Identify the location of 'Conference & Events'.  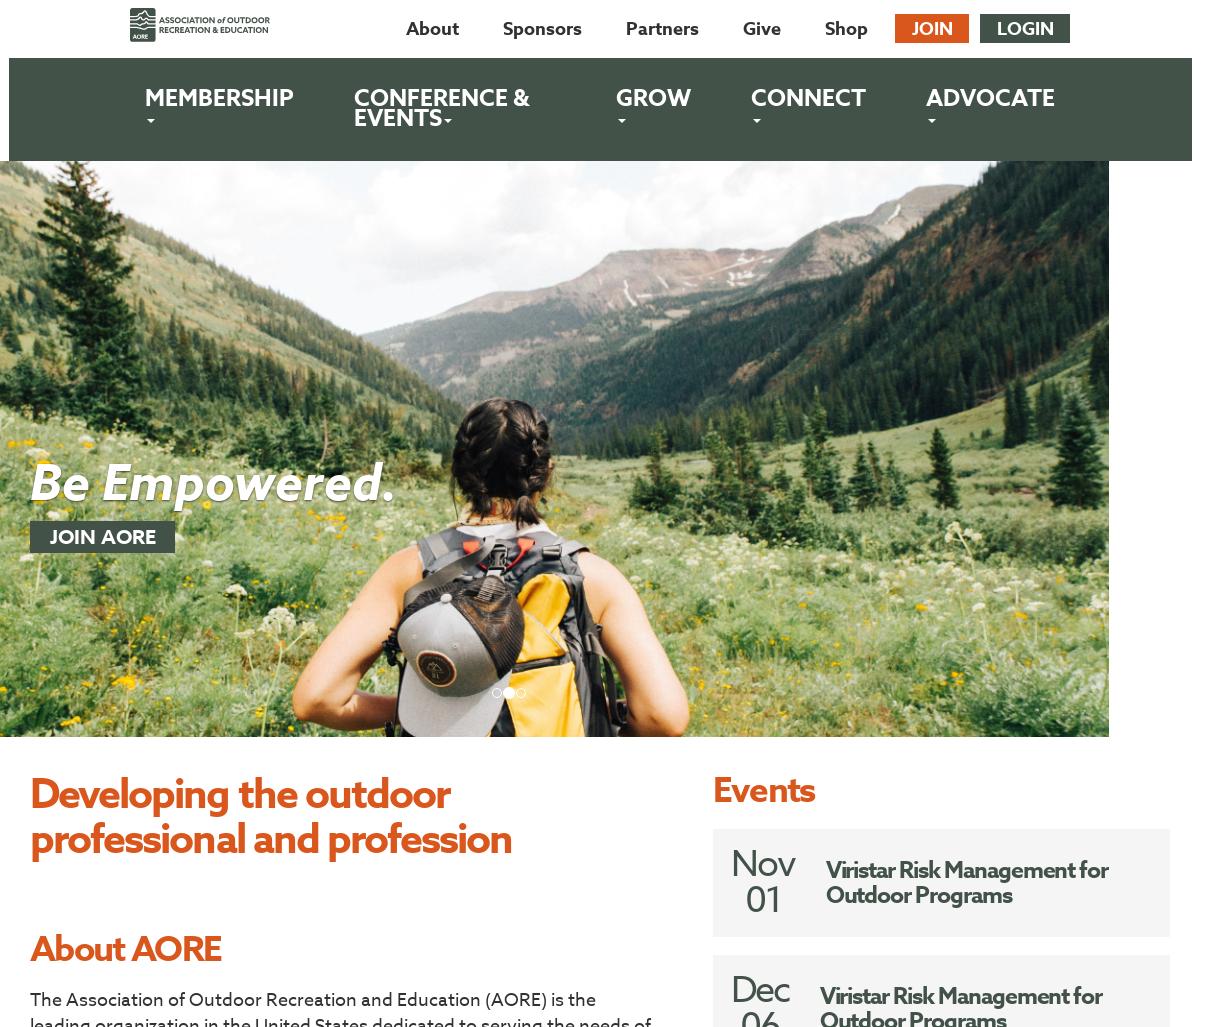
(440, 107).